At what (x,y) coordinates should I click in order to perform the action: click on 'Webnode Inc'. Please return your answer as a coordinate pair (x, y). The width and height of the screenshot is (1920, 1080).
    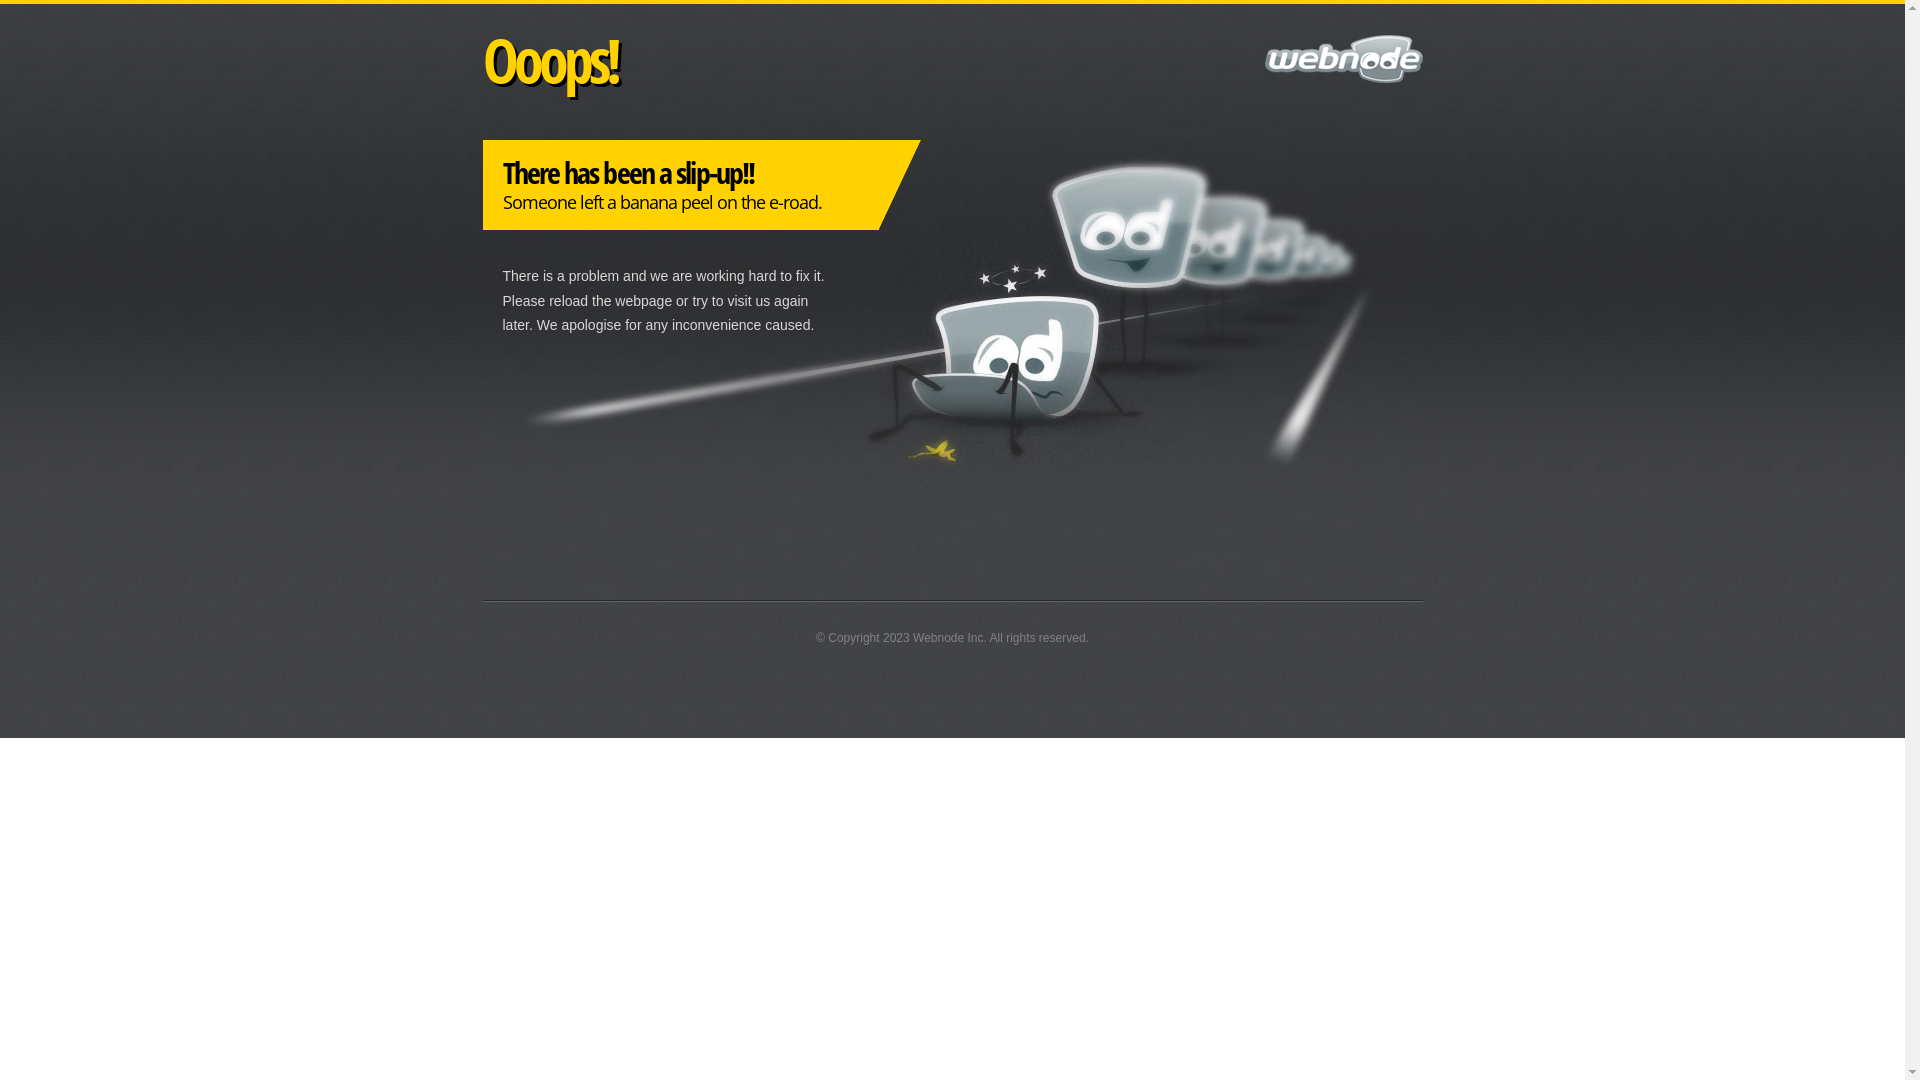
    Looking at the image, I should click on (947, 637).